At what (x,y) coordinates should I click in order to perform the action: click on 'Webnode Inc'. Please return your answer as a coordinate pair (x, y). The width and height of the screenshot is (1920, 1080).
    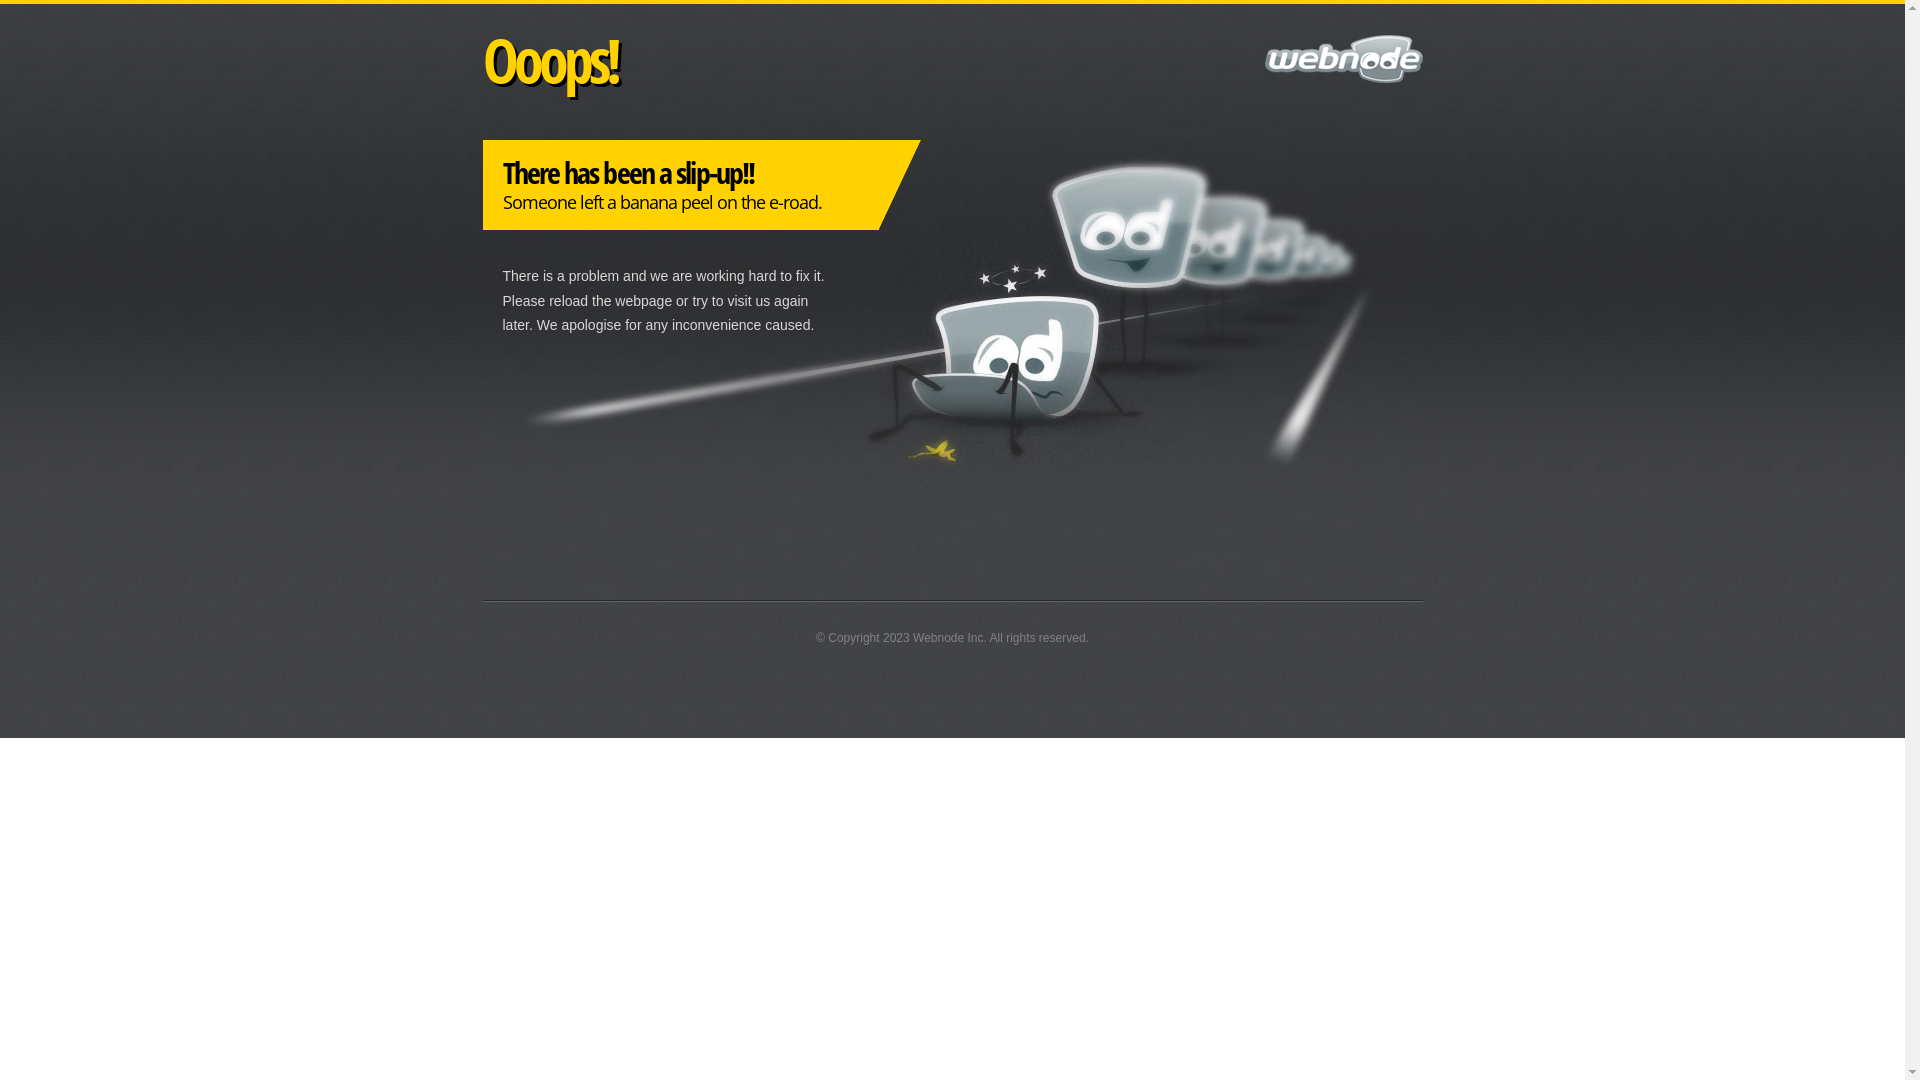
    Looking at the image, I should click on (947, 637).